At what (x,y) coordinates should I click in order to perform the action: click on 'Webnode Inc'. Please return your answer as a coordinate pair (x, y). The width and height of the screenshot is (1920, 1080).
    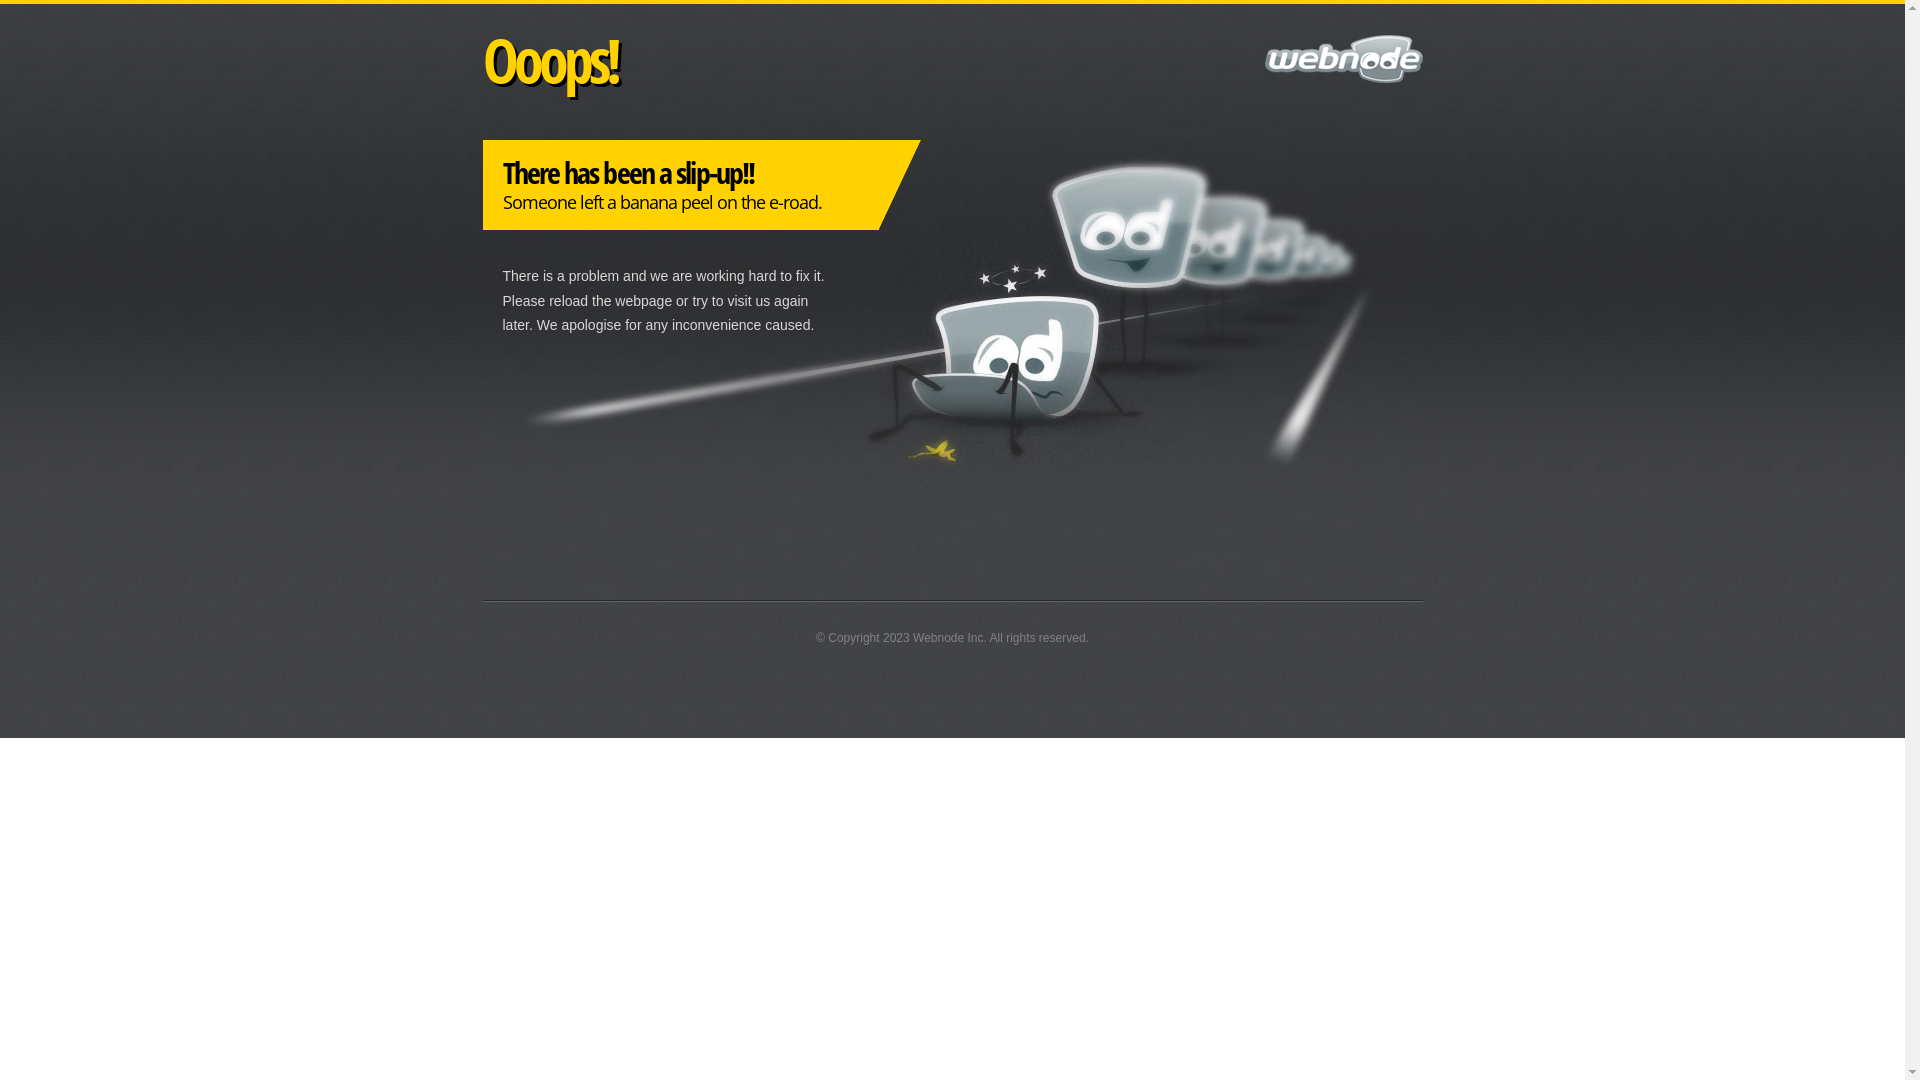
    Looking at the image, I should click on (947, 637).